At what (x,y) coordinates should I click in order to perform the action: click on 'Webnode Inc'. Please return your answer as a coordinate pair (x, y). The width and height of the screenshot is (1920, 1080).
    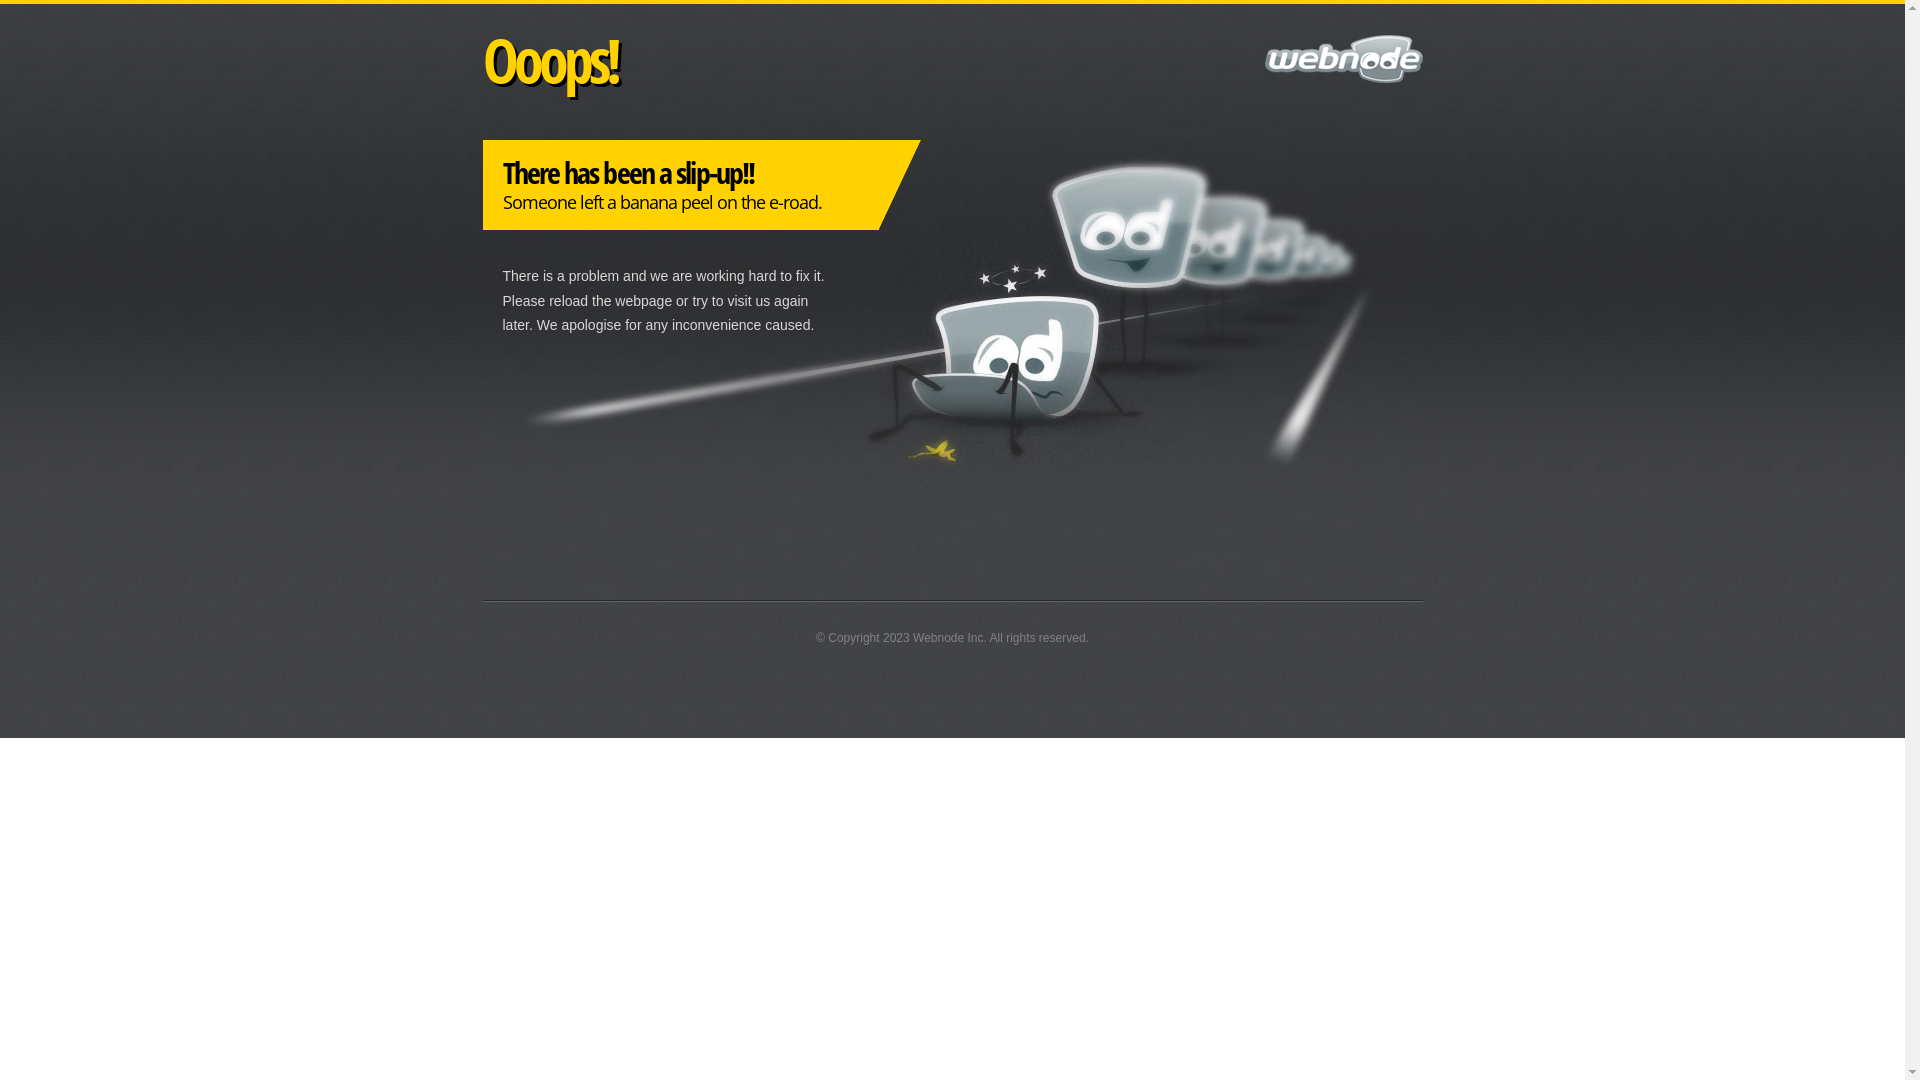
    Looking at the image, I should click on (947, 637).